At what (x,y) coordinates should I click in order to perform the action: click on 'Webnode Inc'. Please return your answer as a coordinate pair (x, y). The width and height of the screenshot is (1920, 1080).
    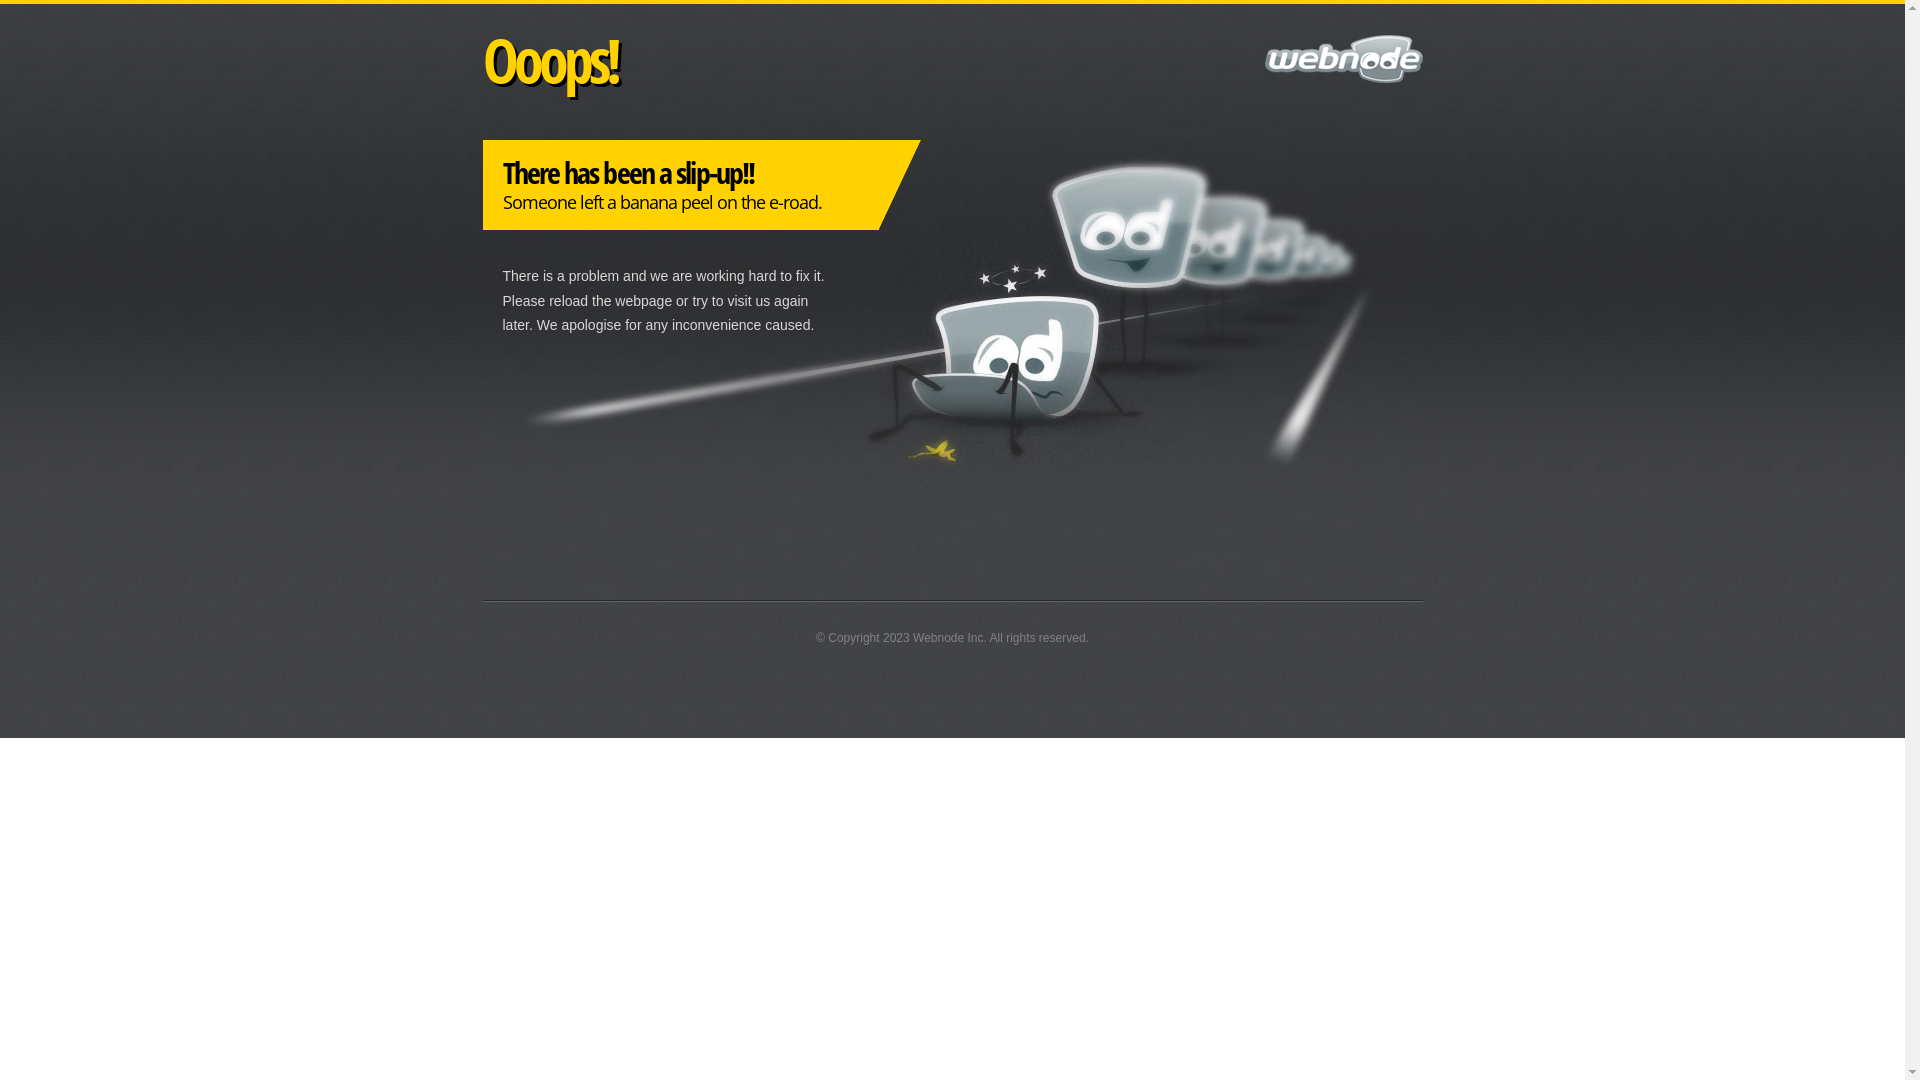
    Looking at the image, I should click on (947, 637).